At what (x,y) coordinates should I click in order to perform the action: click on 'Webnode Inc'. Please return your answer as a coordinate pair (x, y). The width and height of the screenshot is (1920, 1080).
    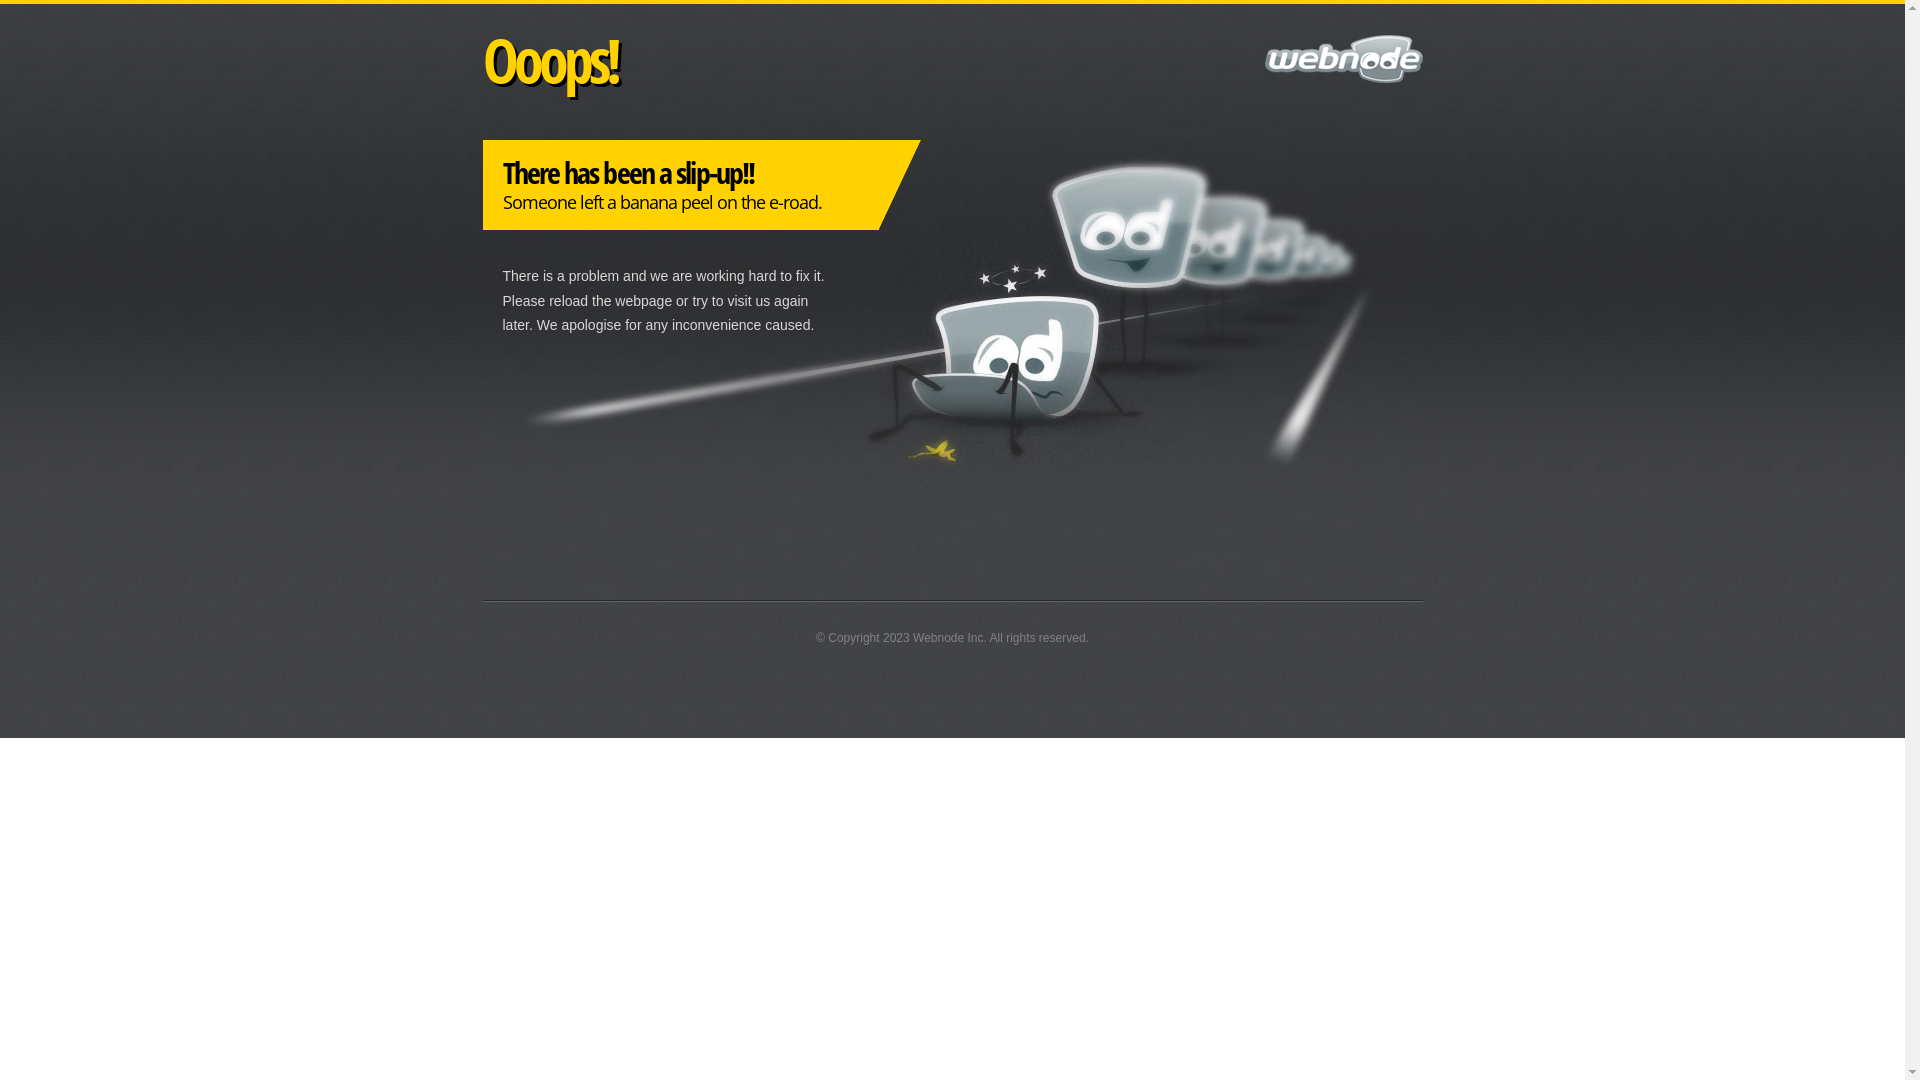
    Looking at the image, I should click on (947, 637).